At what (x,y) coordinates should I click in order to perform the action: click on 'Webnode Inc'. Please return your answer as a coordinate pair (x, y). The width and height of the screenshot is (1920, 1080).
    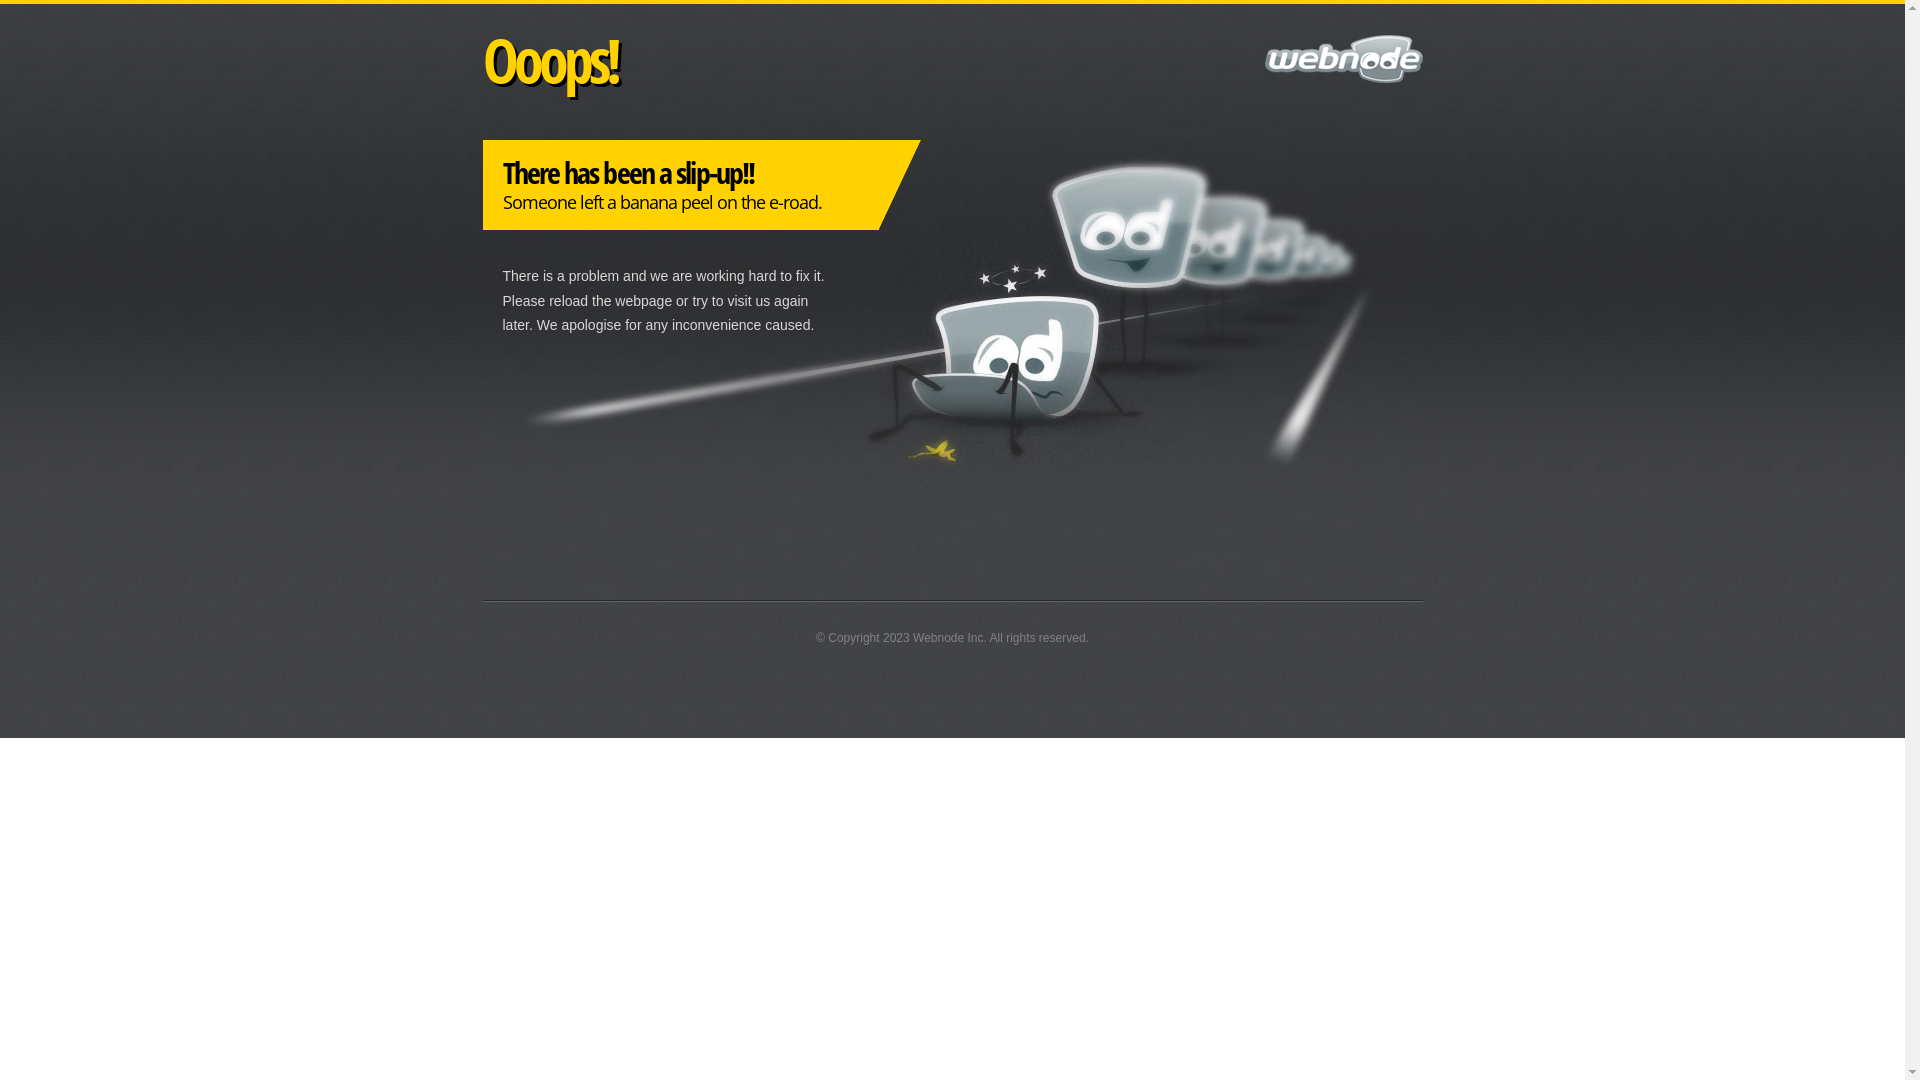
    Looking at the image, I should click on (947, 637).